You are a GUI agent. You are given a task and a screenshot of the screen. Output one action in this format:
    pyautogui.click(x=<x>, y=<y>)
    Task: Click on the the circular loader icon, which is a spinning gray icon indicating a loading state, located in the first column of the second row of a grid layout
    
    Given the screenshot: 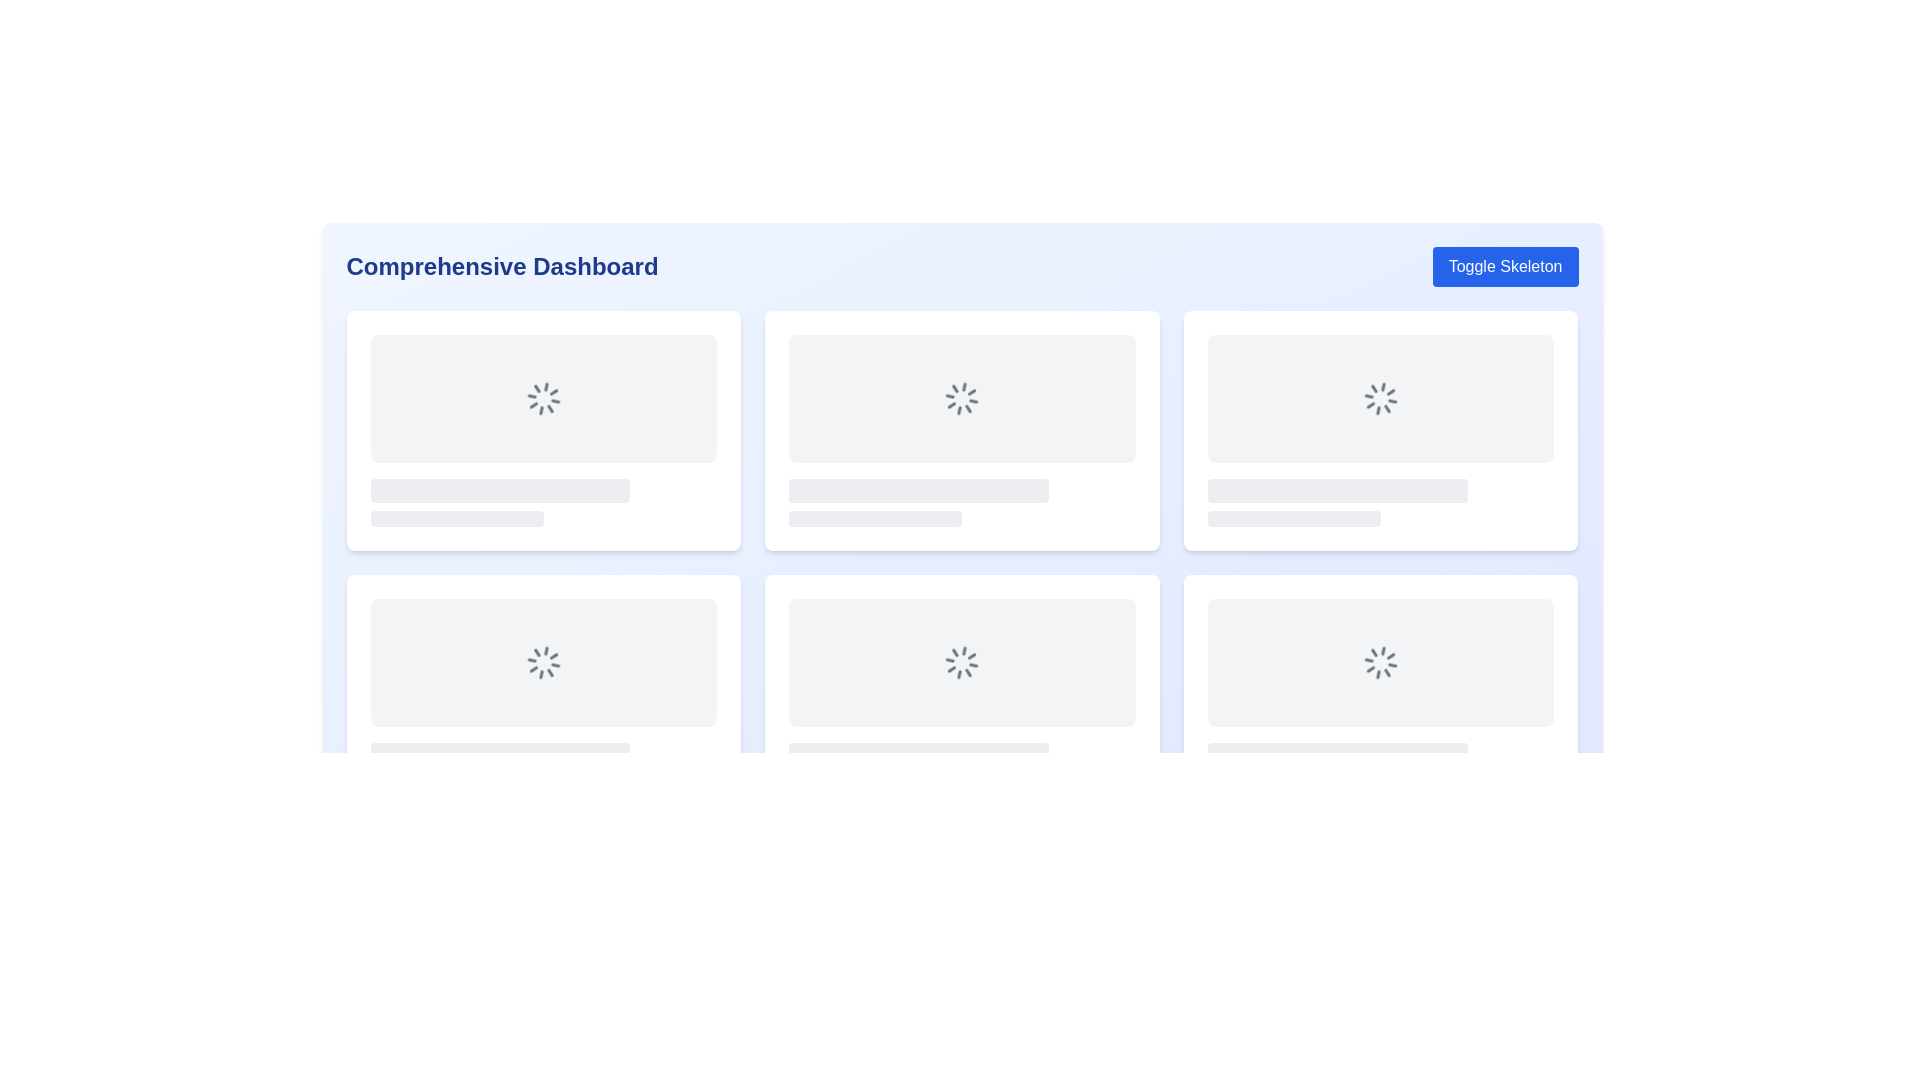 What is the action you would take?
    pyautogui.click(x=543, y=663)
    